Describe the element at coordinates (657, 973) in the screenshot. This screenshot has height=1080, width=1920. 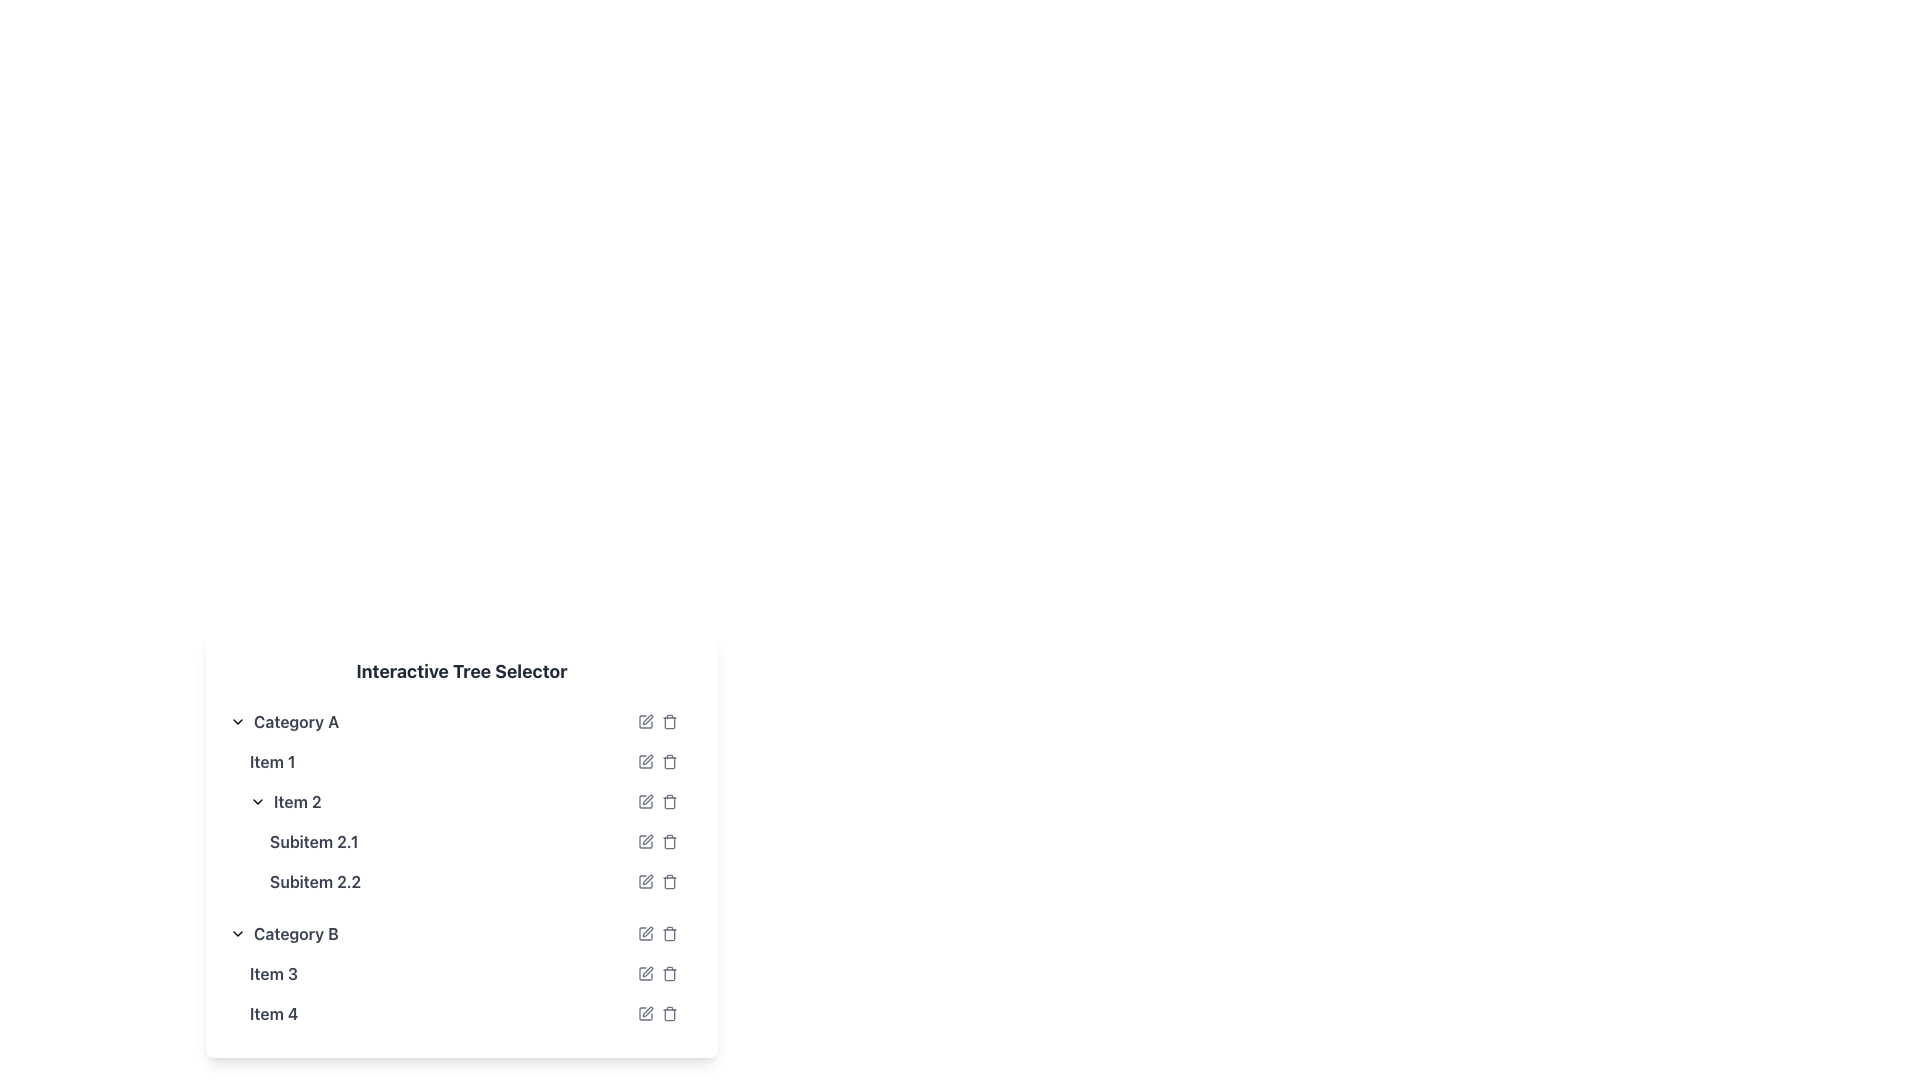
I see `the pencil icon in the Control group containing two interactive icons, which is positioned to the right of 'Item 3' in the Interactive Tree Selector interface` at that location.